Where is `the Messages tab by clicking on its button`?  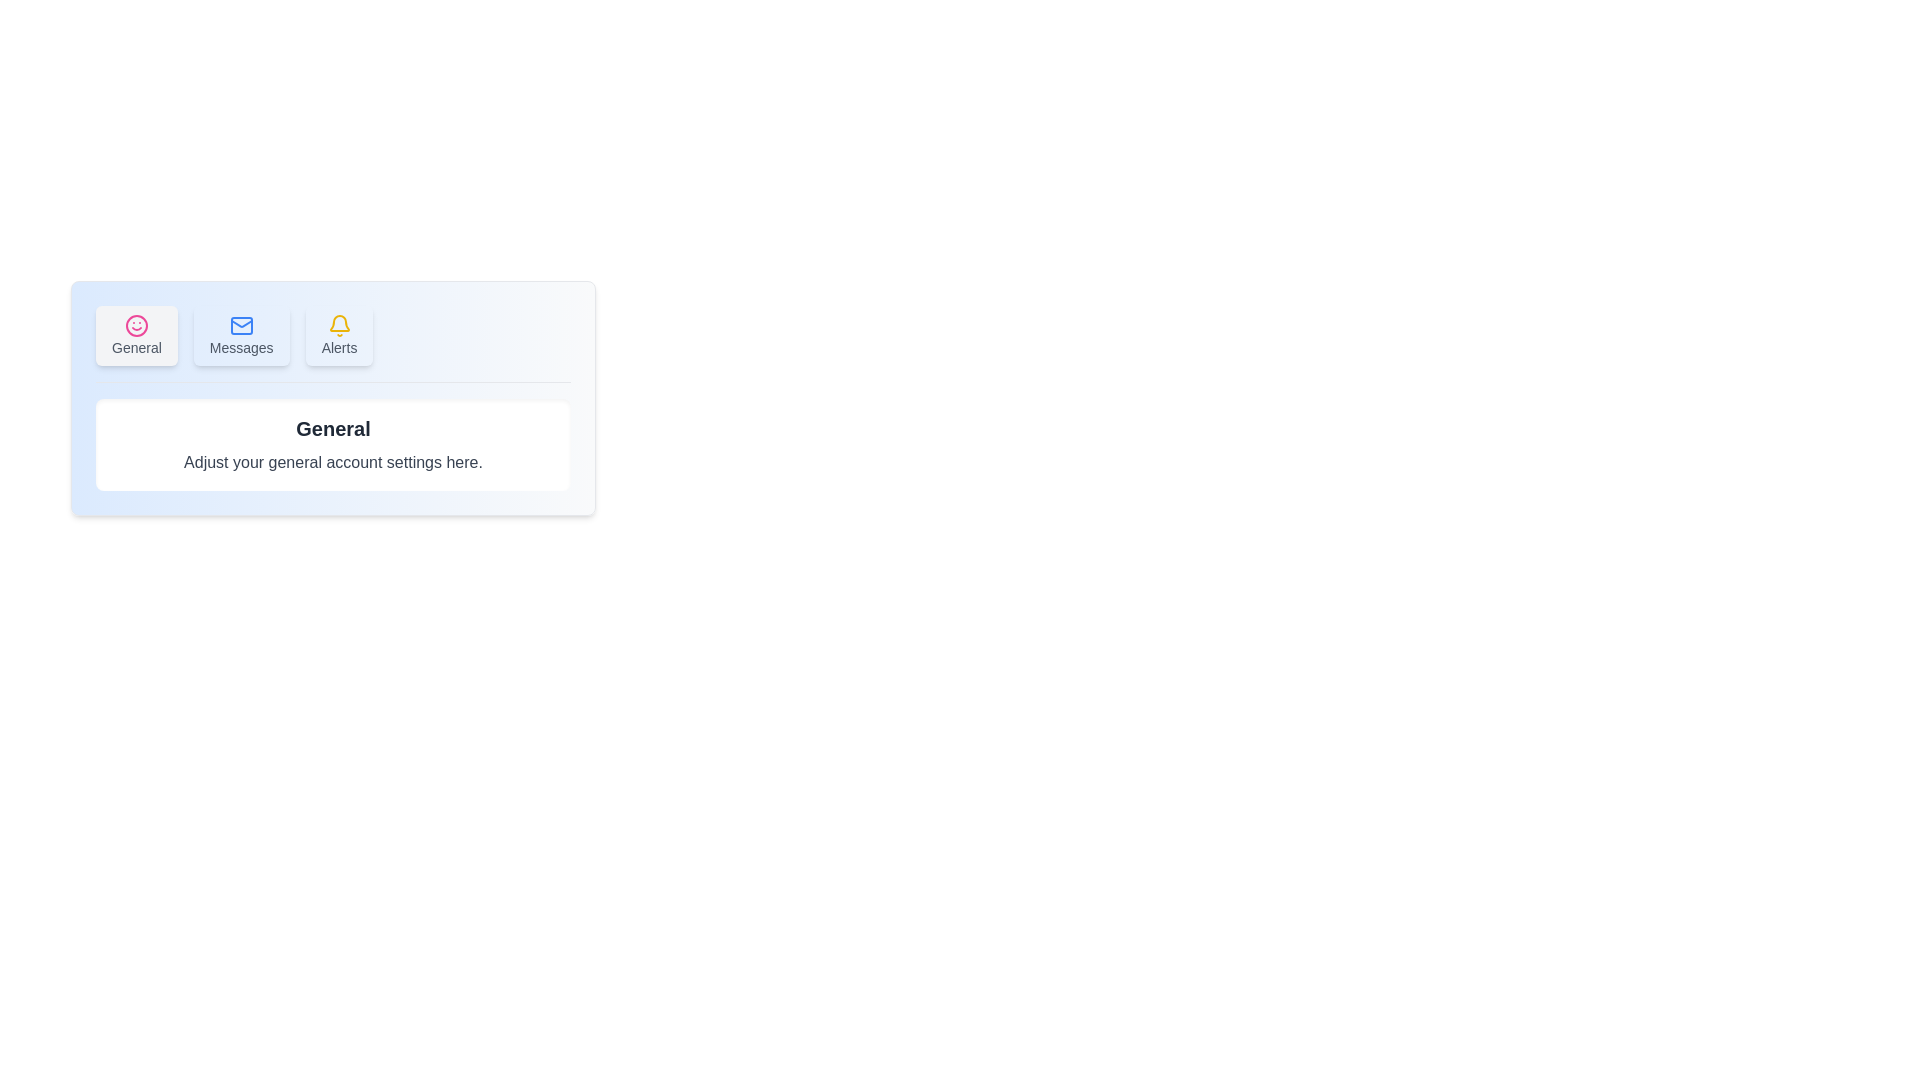
the Messages tab by clicking on its button is located at coordinates (240, 334).